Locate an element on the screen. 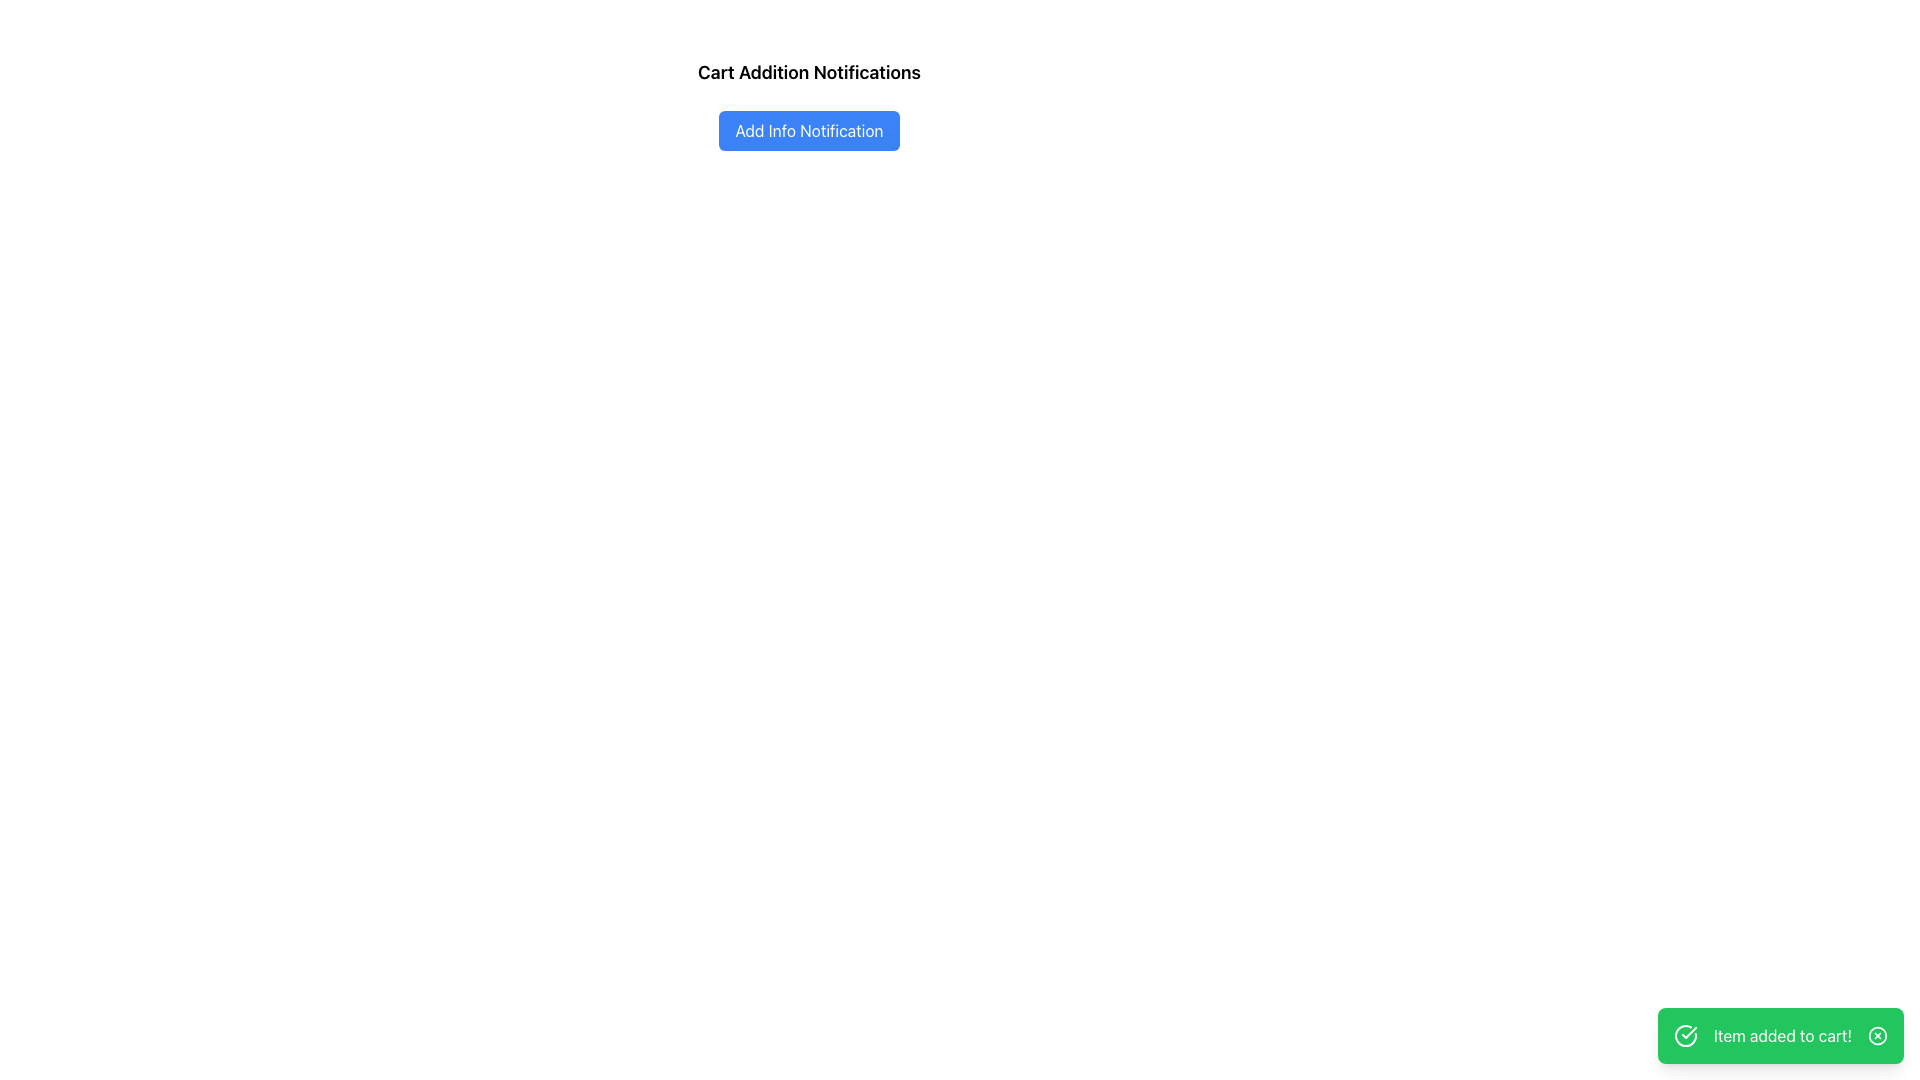  the success notification icon indicating 'Item added to cart!' located in the bottom-right corner of the notification widget is located at coordinates (1688, 1033).